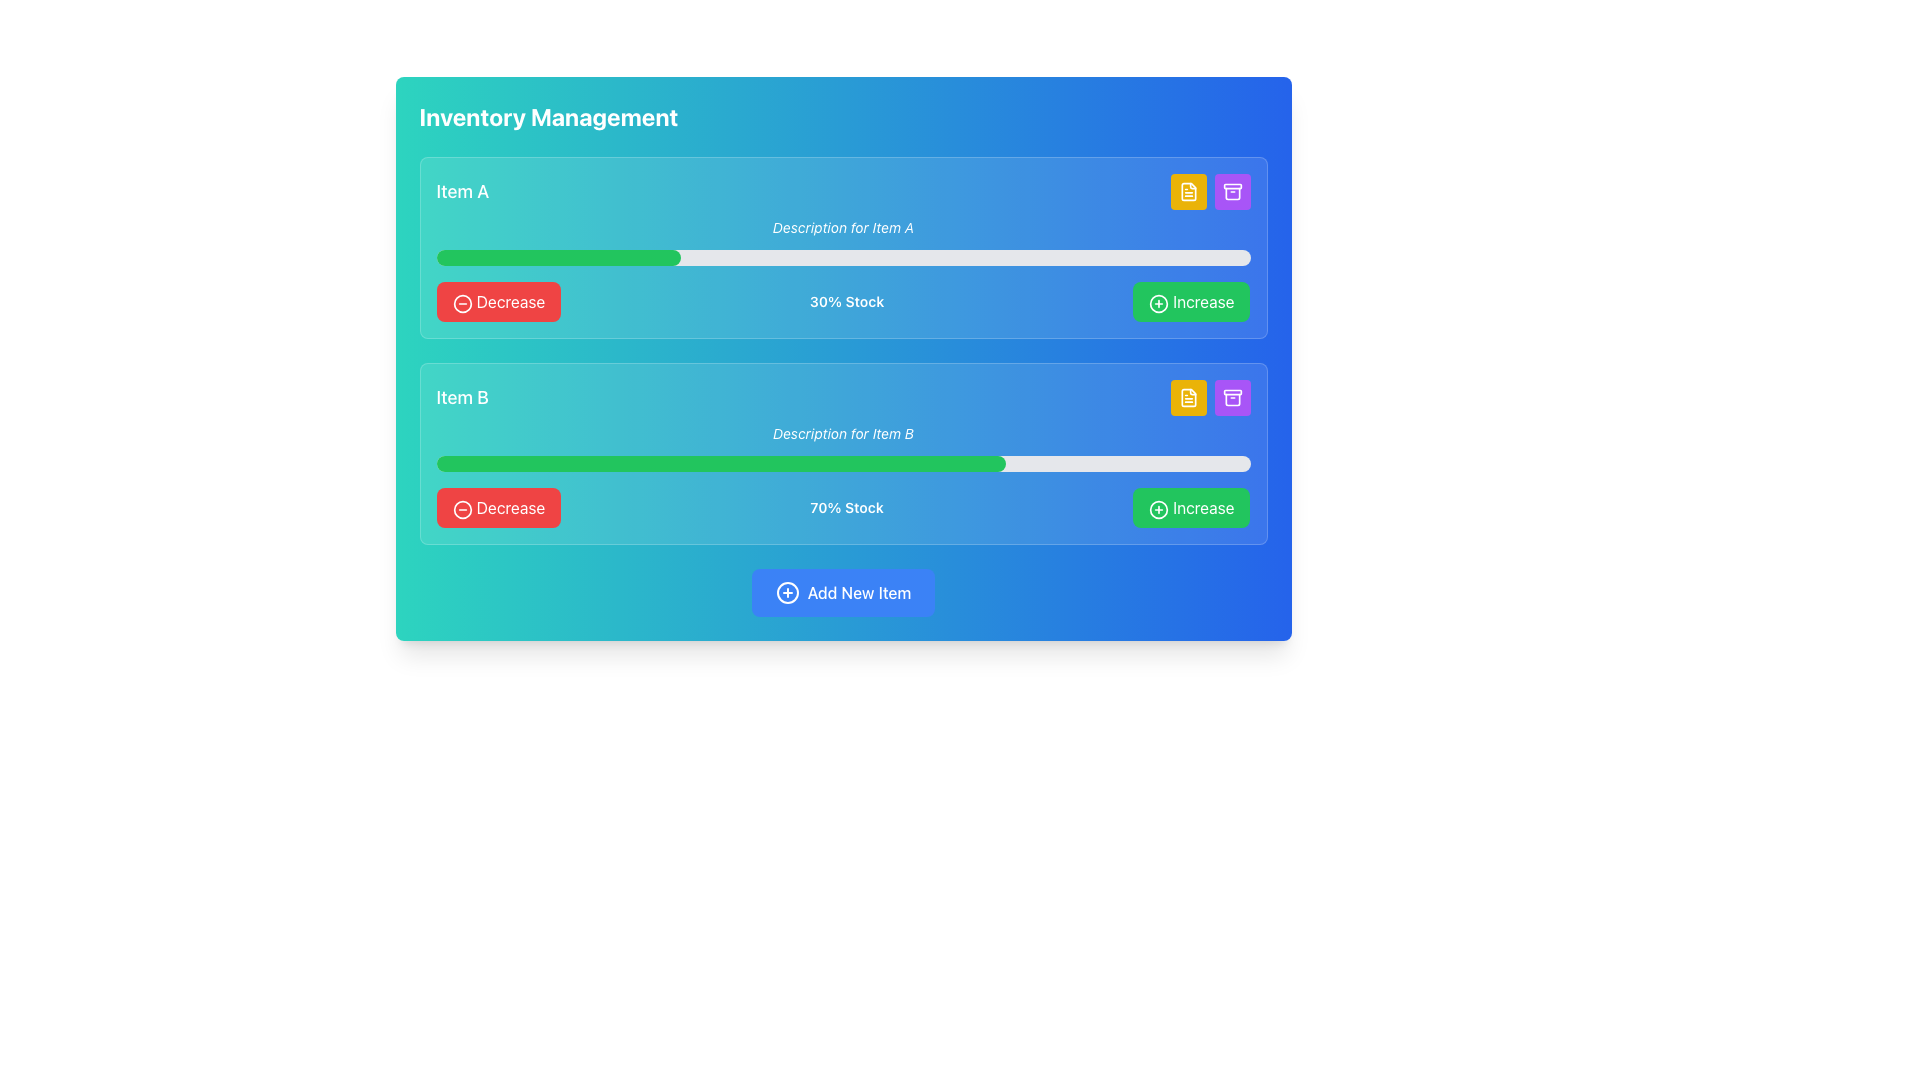 Image resolution: width=1920 pixels, height=1080 pixels. Describe the element at coordinates (1188, 397) in the screenshot. I see `the second icon in the horizontal row of three icons at the top right corner of the 'Item B' inventory section` at that location.